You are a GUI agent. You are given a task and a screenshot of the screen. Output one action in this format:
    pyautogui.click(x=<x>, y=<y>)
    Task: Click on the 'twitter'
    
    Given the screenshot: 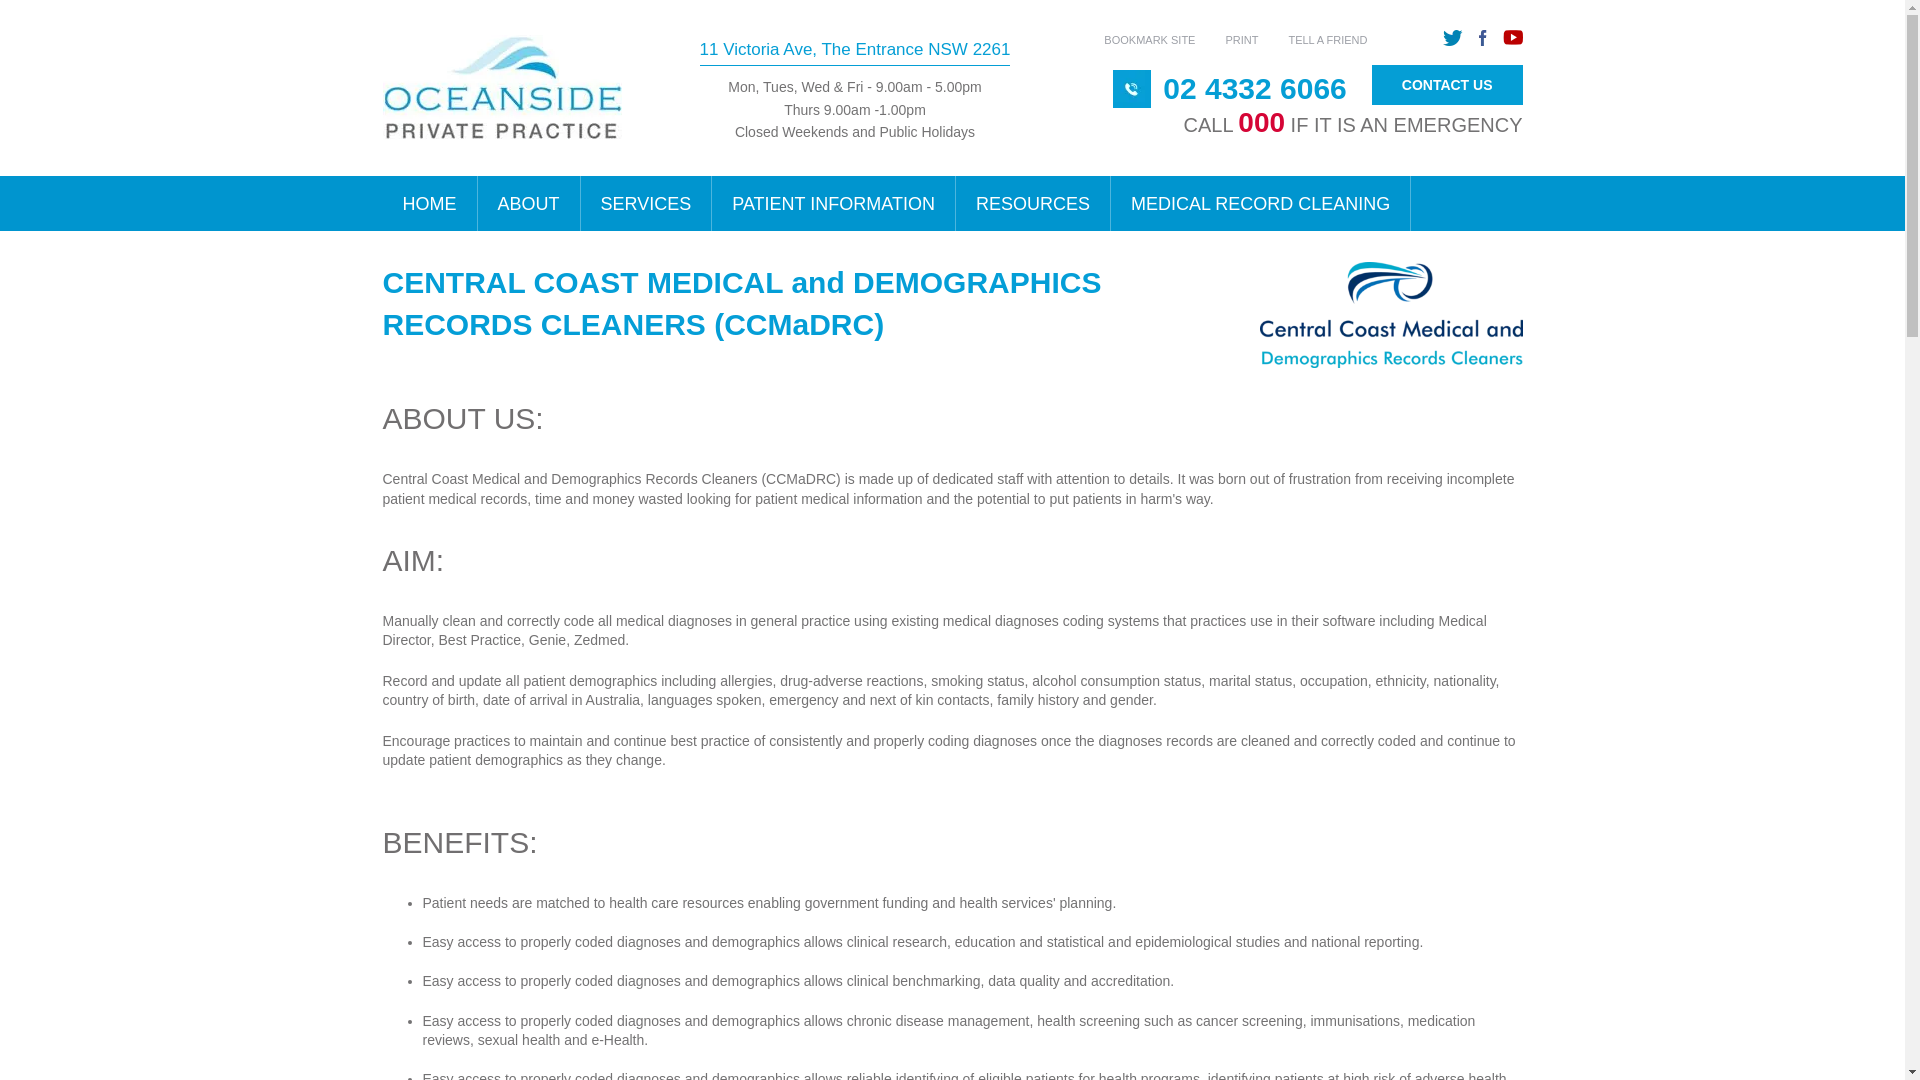 What is the action you would take?
    pyautogui.click(x=1452, y=38)
    